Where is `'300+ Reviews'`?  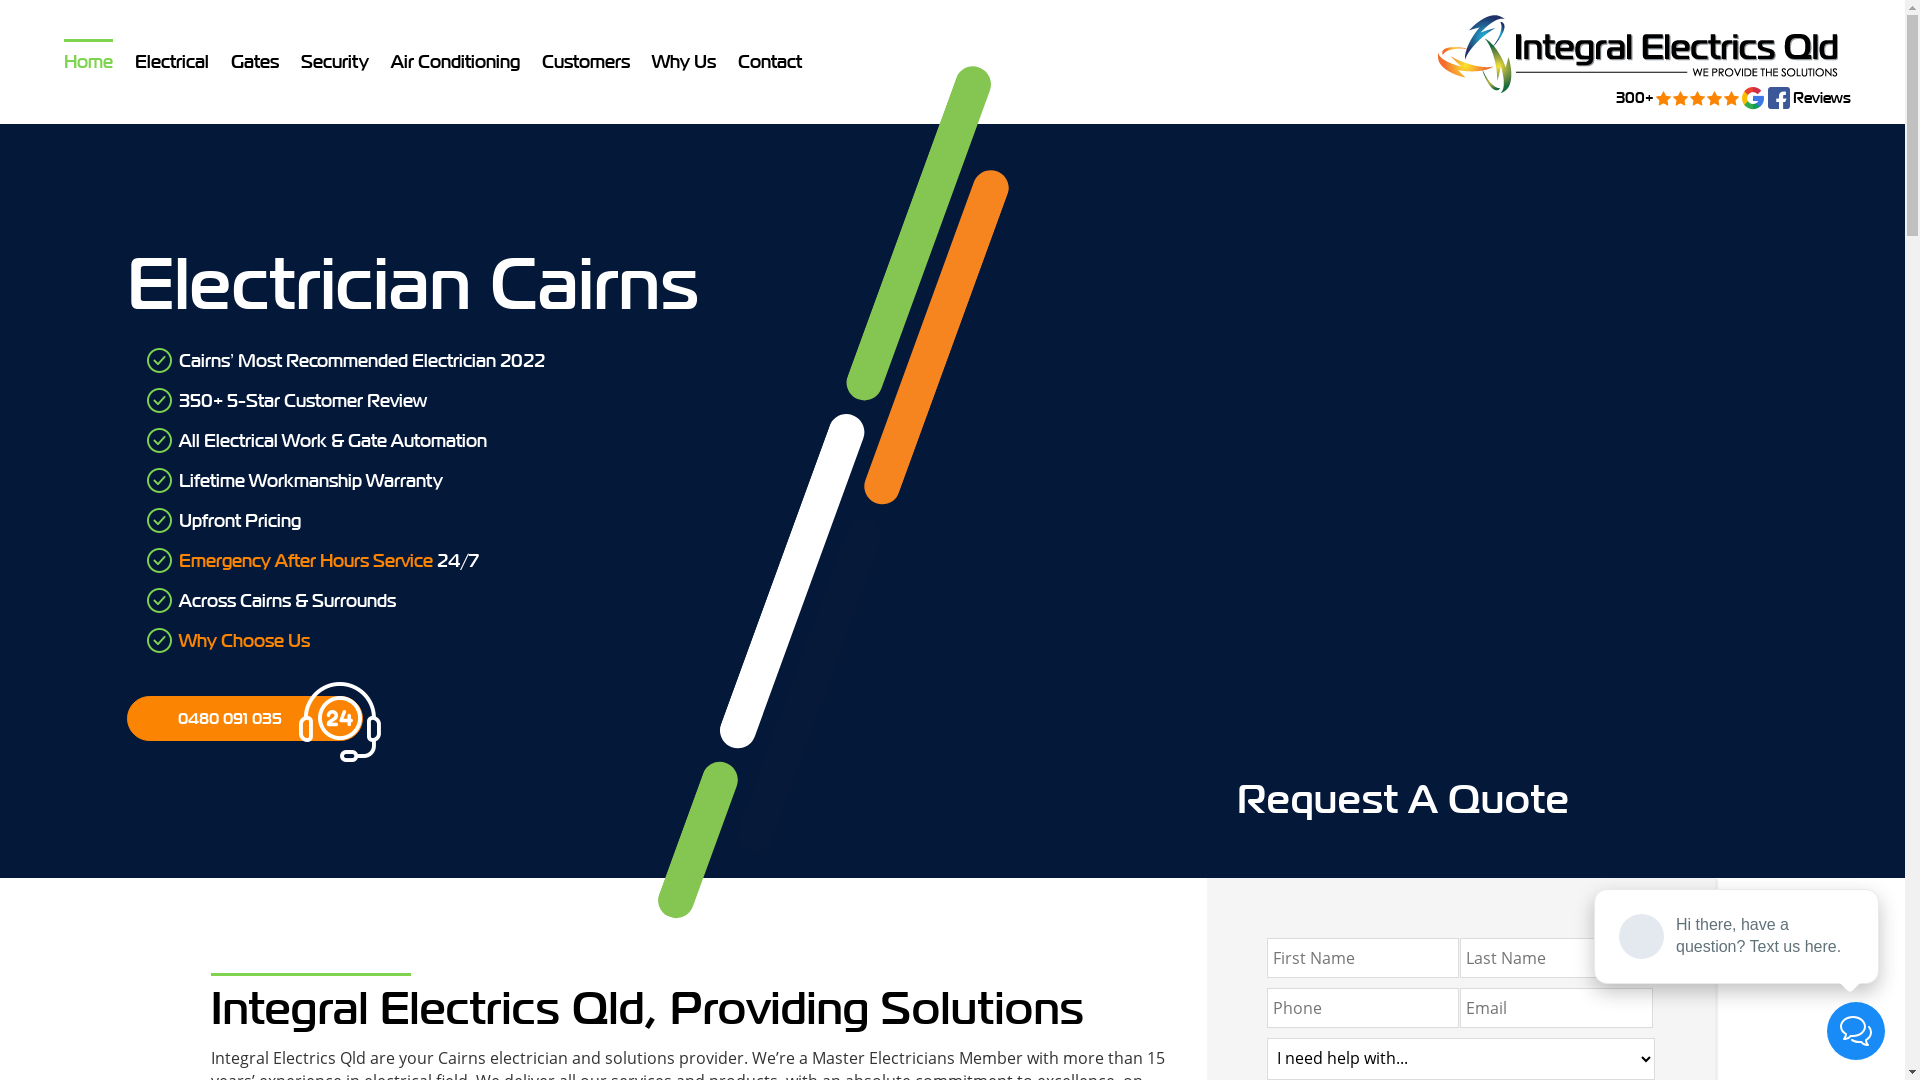
'300+ Reviews' is located at coordinates (1424, 53).